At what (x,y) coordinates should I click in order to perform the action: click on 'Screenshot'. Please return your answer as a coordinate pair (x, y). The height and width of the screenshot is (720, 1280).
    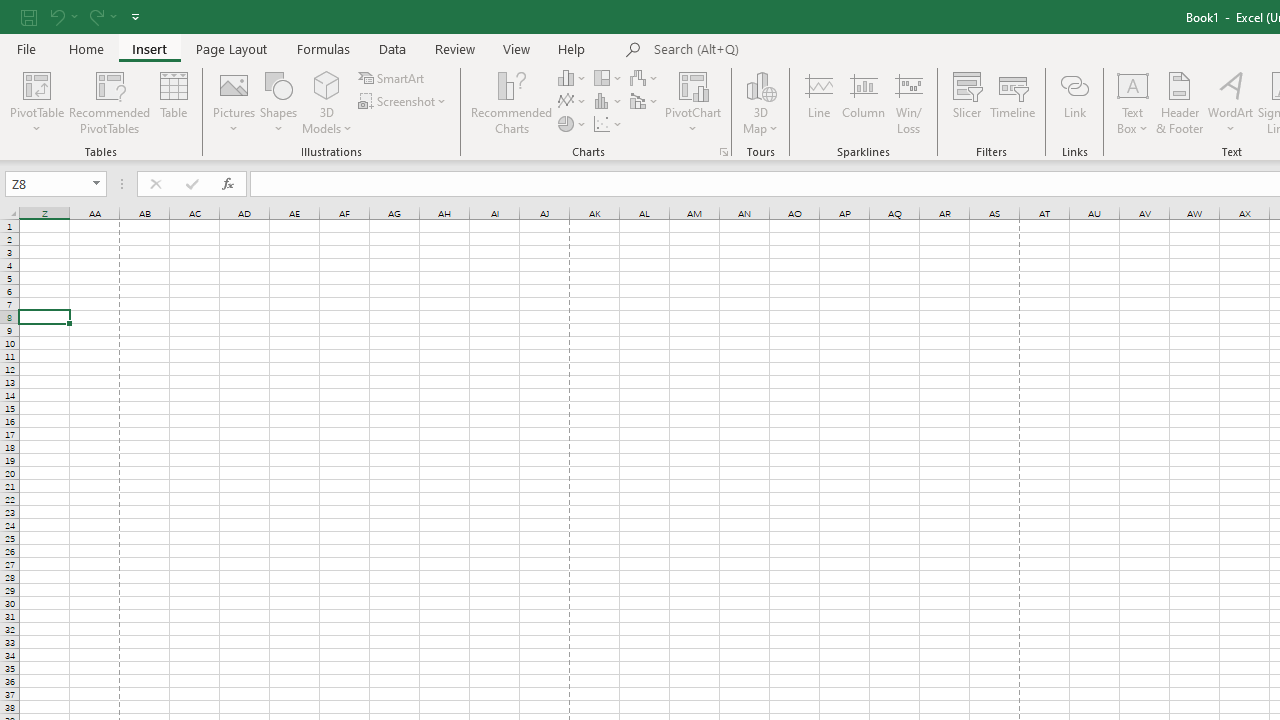
    Looking at the image, I should click on (402, 101).